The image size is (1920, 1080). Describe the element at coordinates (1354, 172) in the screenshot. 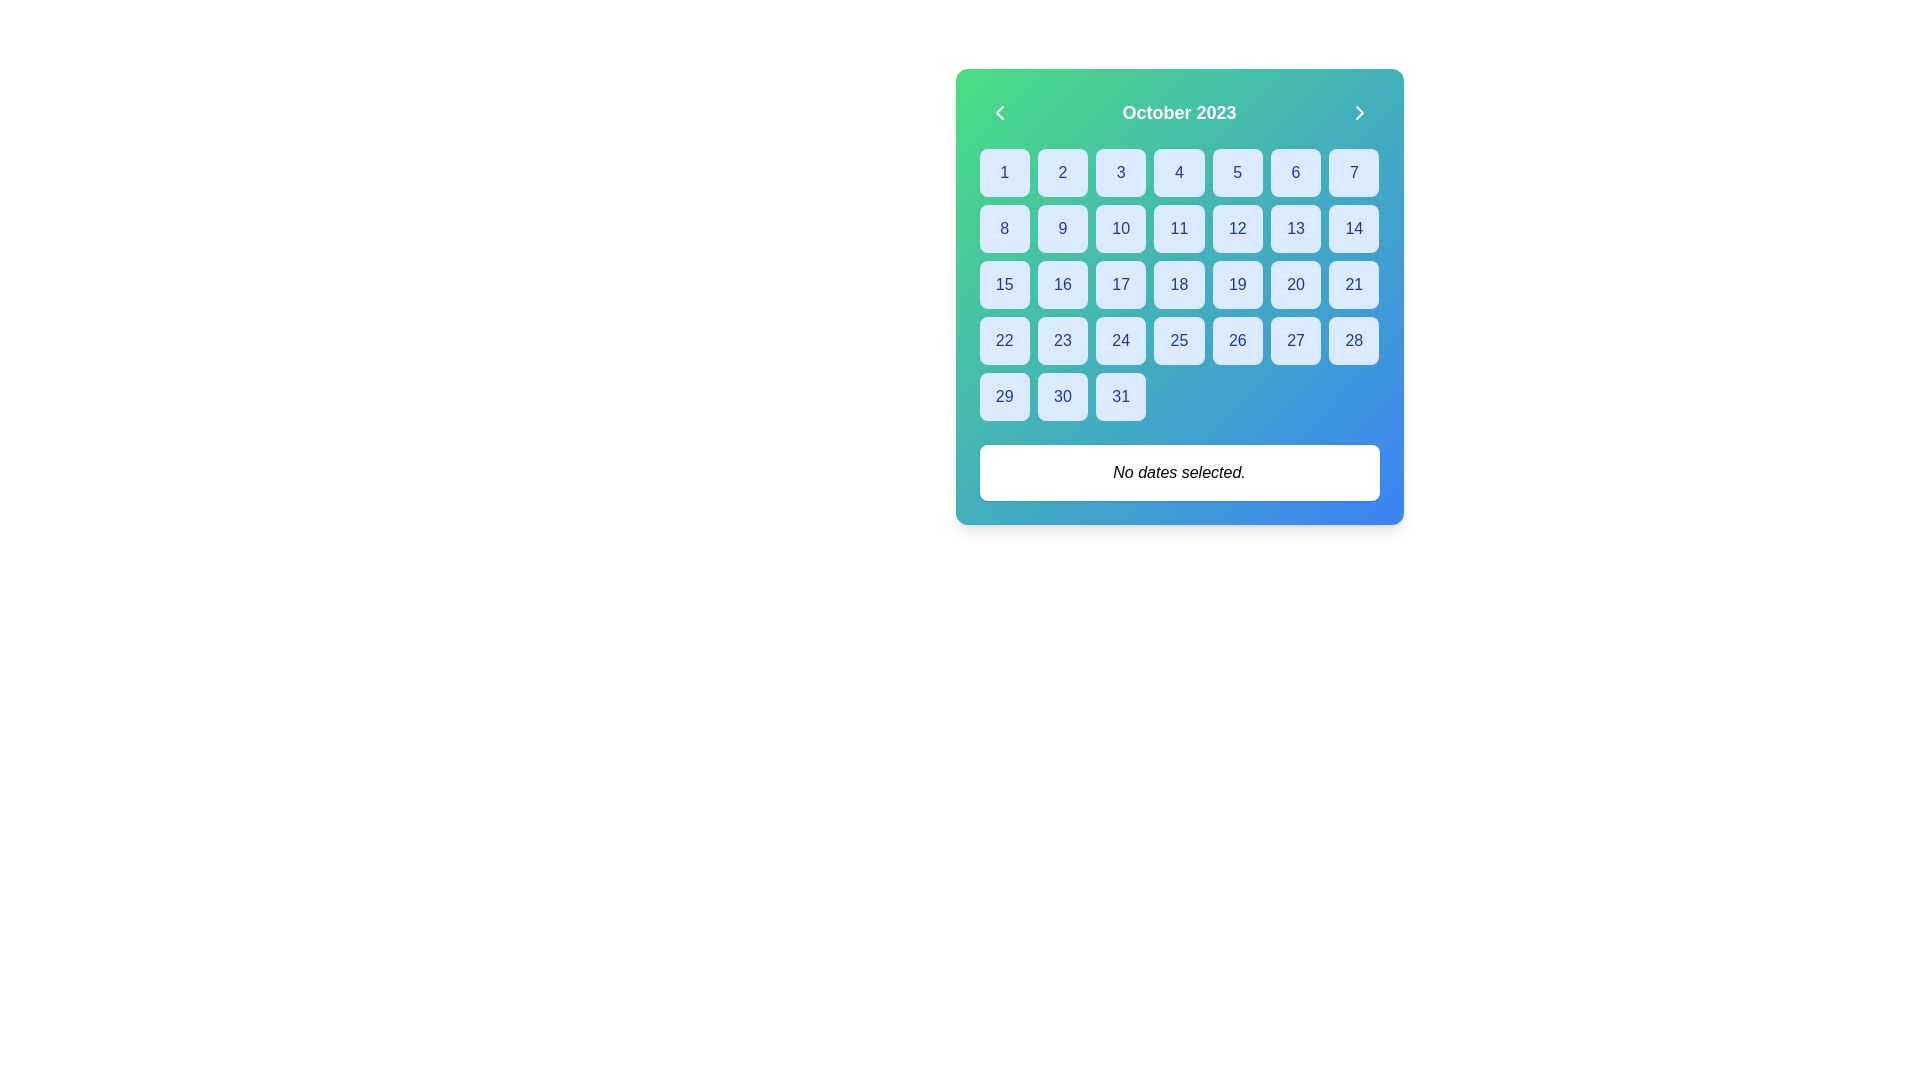

I see `the button representing the date '7' on the calendar for October 2023` at that location.